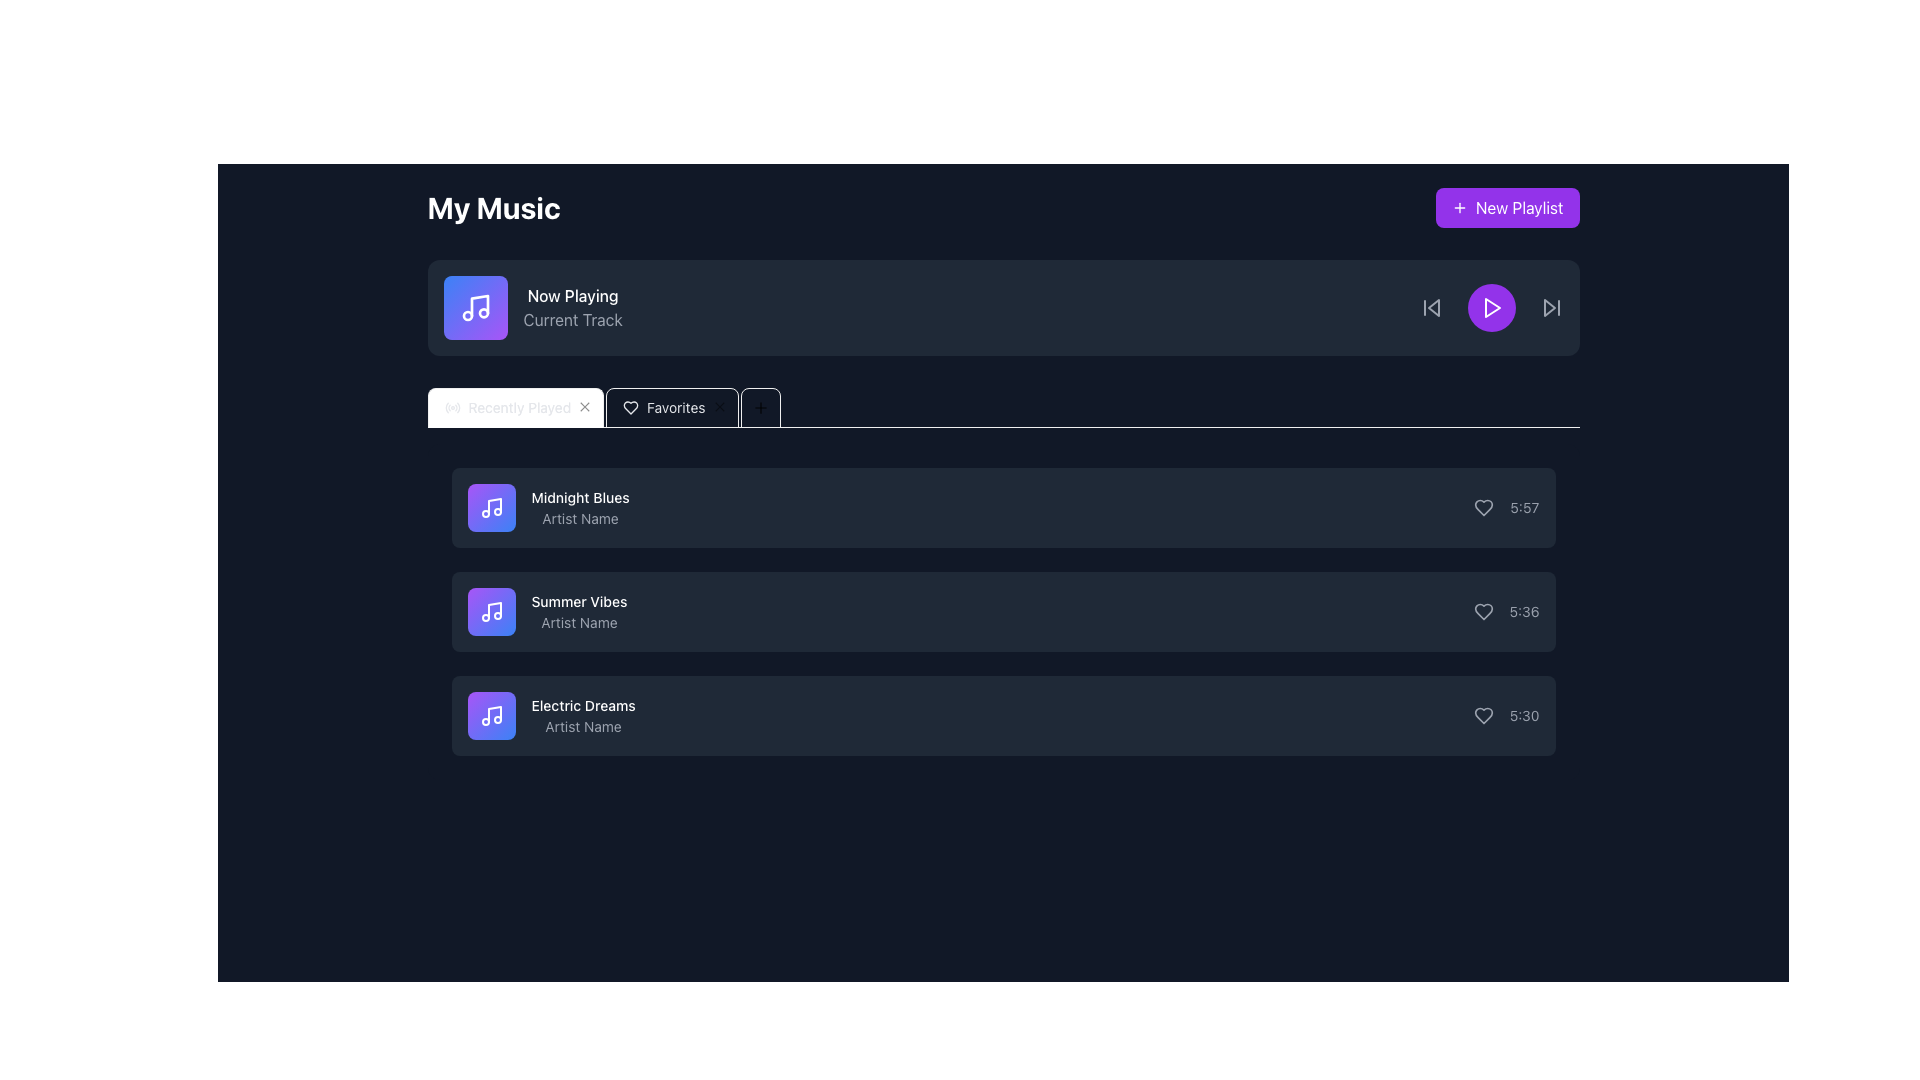 Image resolution: width=1920 pixels, height=1080 pixels. What do you see at coordinates (1430, 308) in the screenshot?
I see `the leftward-facing triangular arrow icon button to skip to the previous track in the playback section of media control buttons` at bounding box center [1430, 308].